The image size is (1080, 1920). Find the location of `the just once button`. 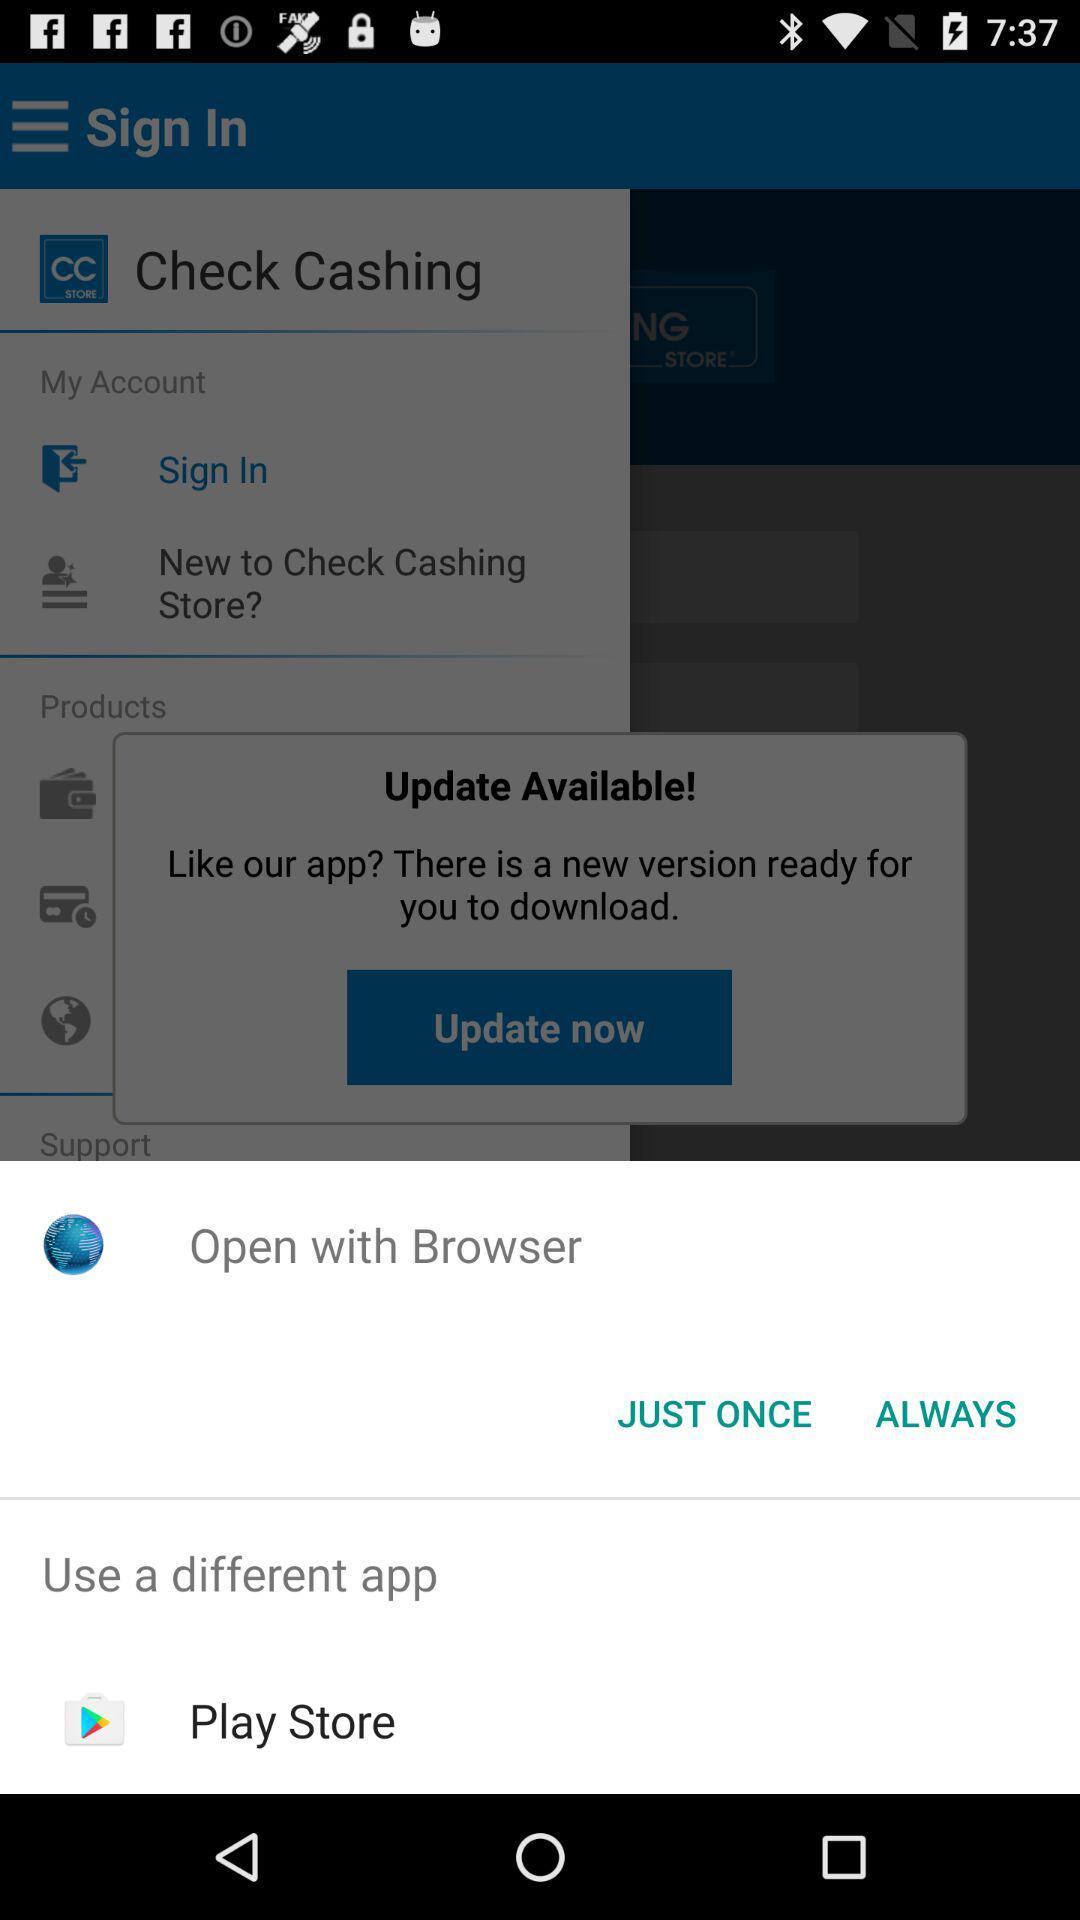

the just once button is located at coordinates (713, 1411).